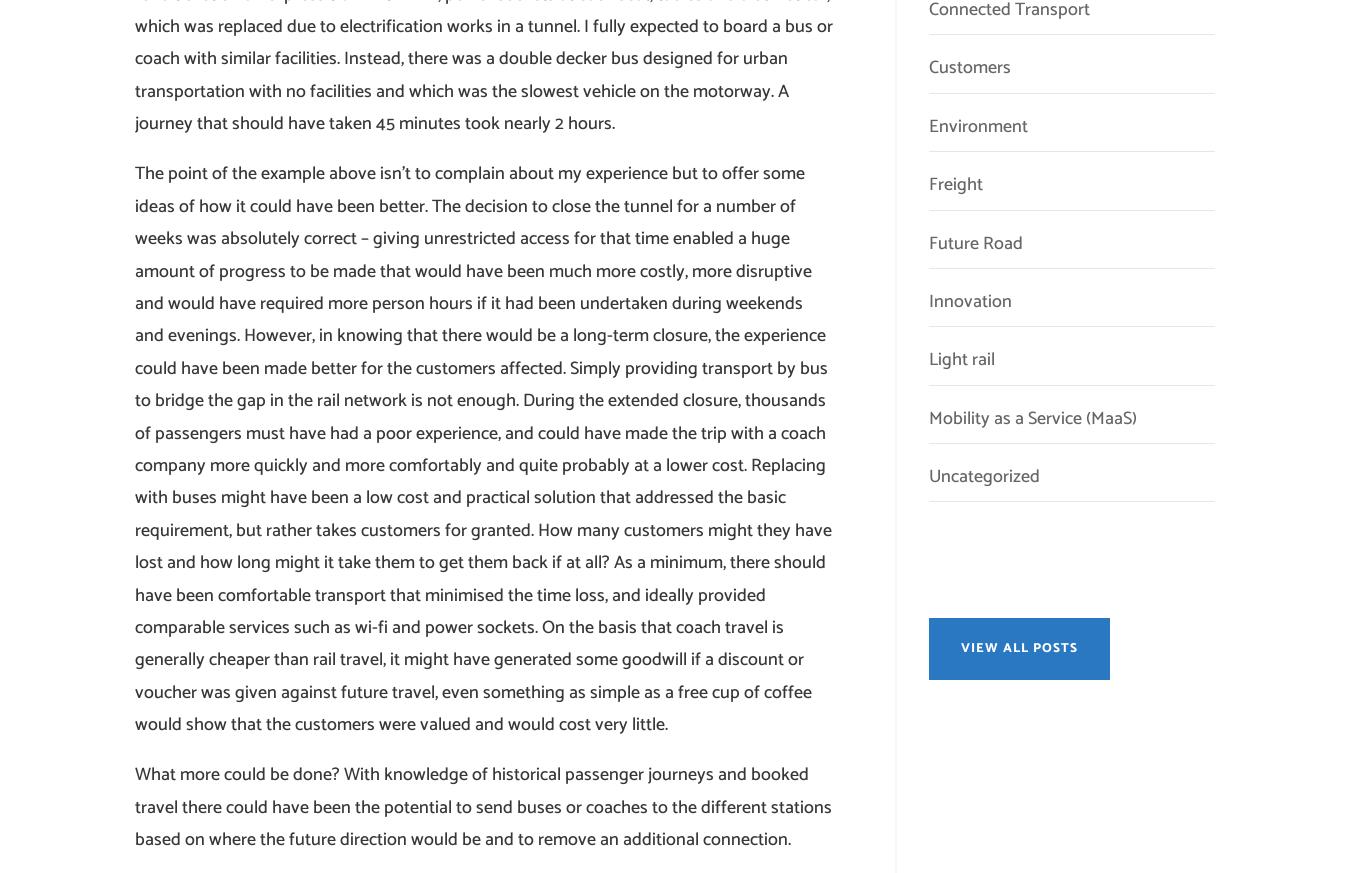  What do you see at coordinates (960, 359) in the screenshot?
I see `'Light rail'` at bounding box center [960, 359].